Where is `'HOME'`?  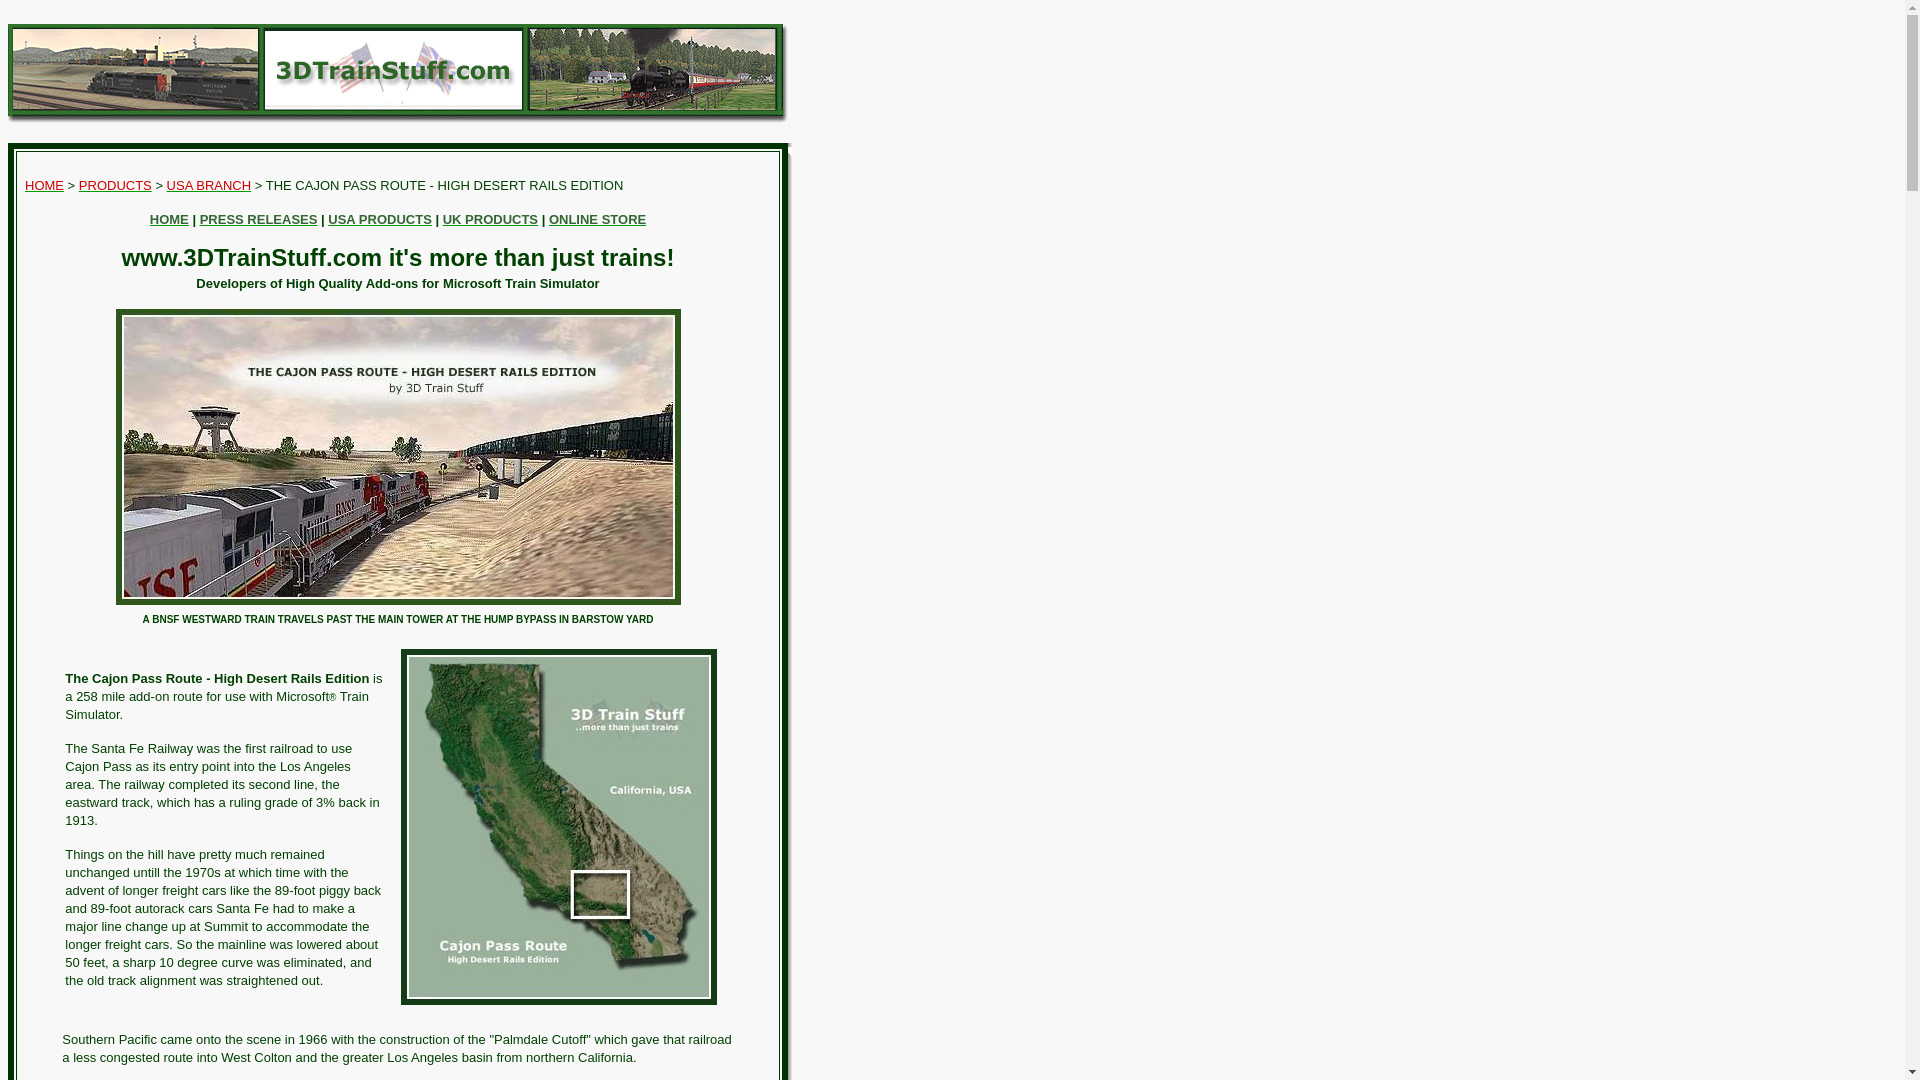
'HOME' is located at coordinates (44, 185).